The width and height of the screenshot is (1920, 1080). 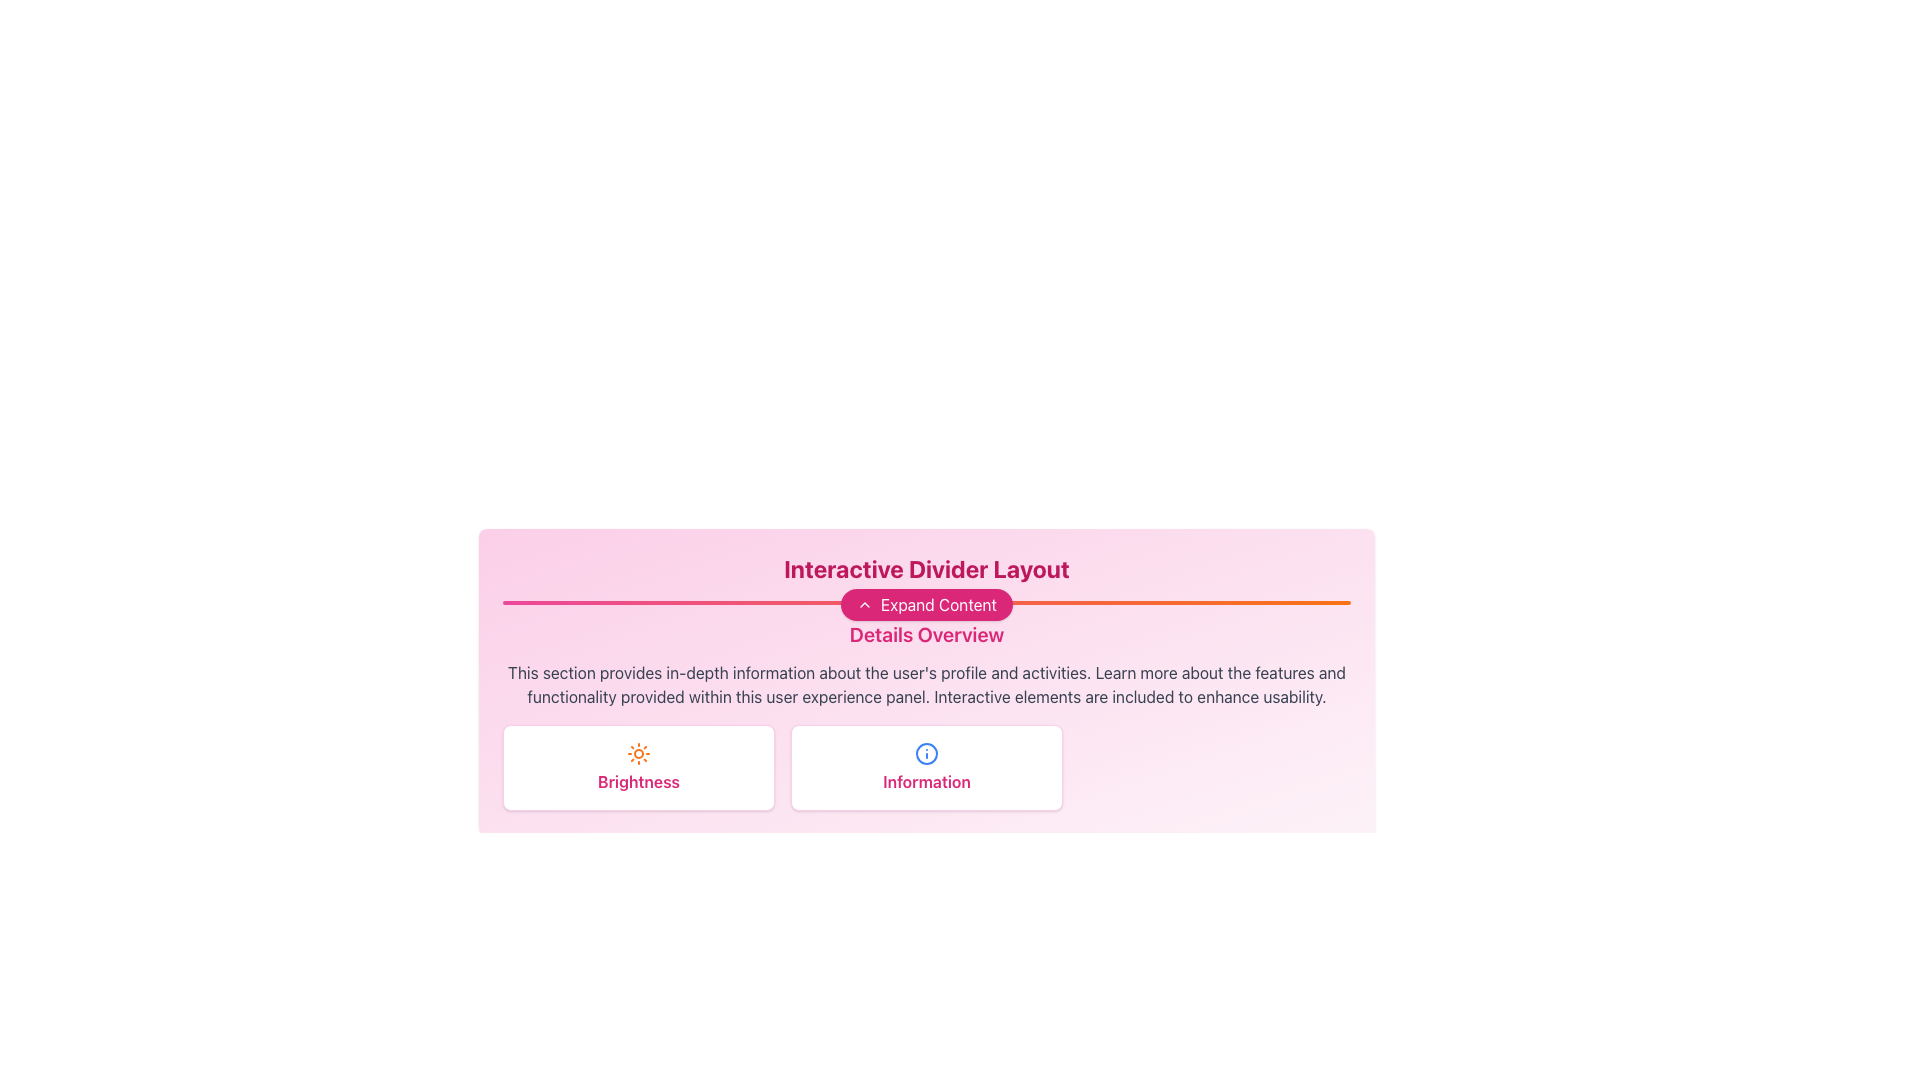 I want to click on the button with rounded edges and vibrant pink background labeled 'Expand Content', so click(x=925, y=604).